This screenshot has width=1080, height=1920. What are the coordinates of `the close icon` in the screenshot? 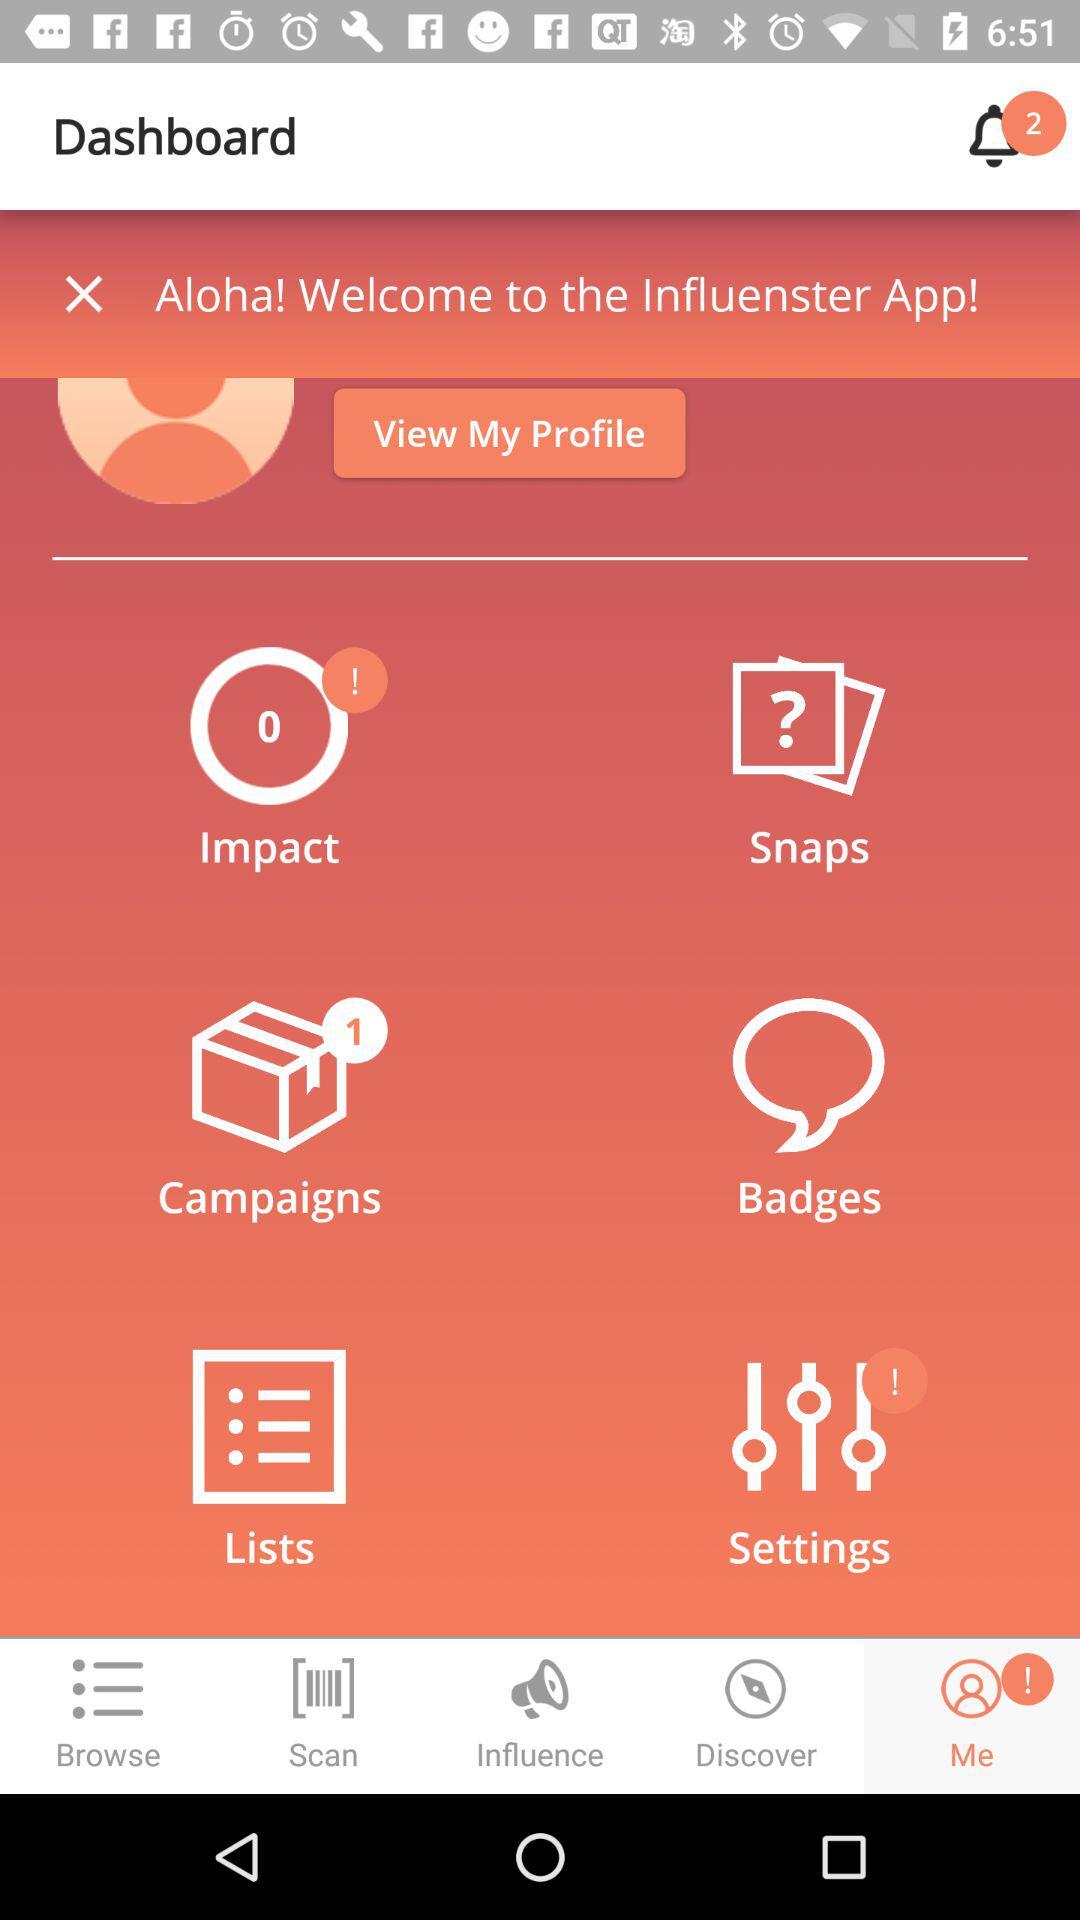 It's located at (83, 292).